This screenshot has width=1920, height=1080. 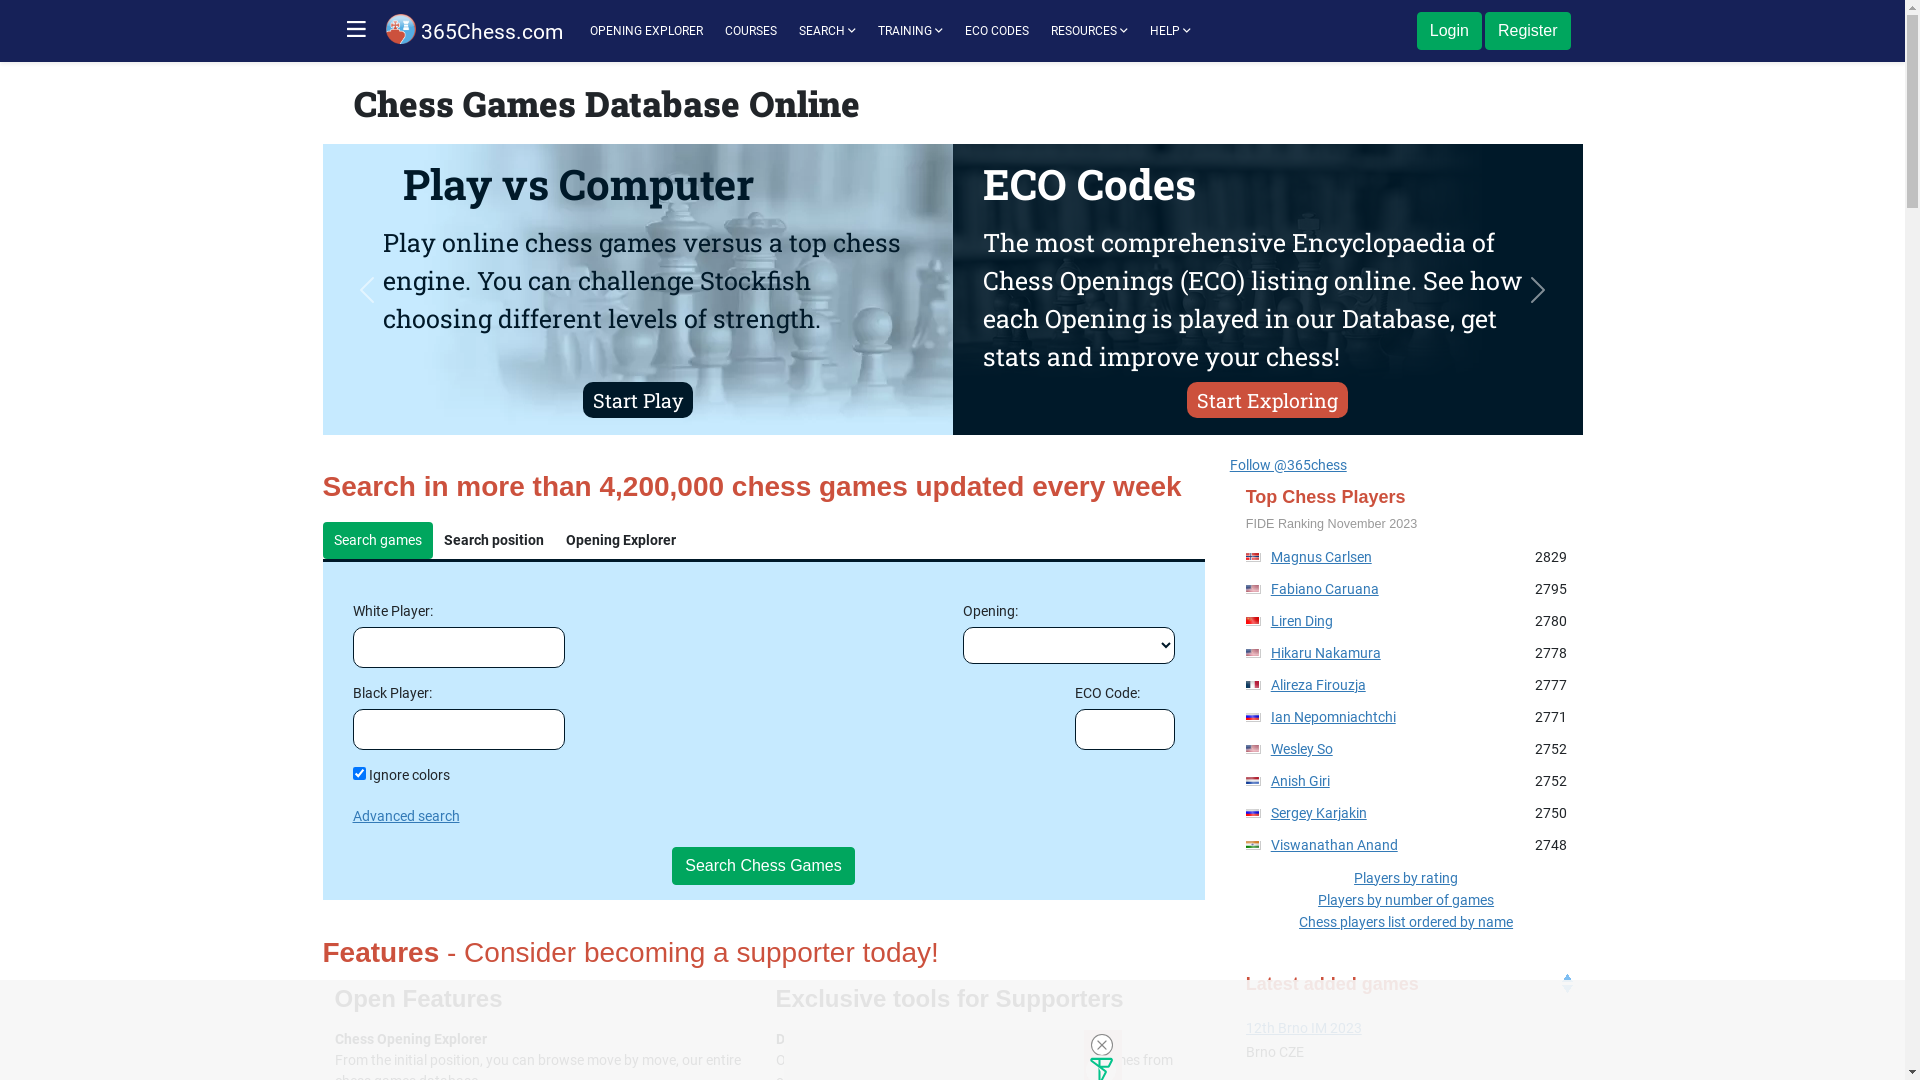 I want to click on '365Chess.com', so click(x=473, y=31).